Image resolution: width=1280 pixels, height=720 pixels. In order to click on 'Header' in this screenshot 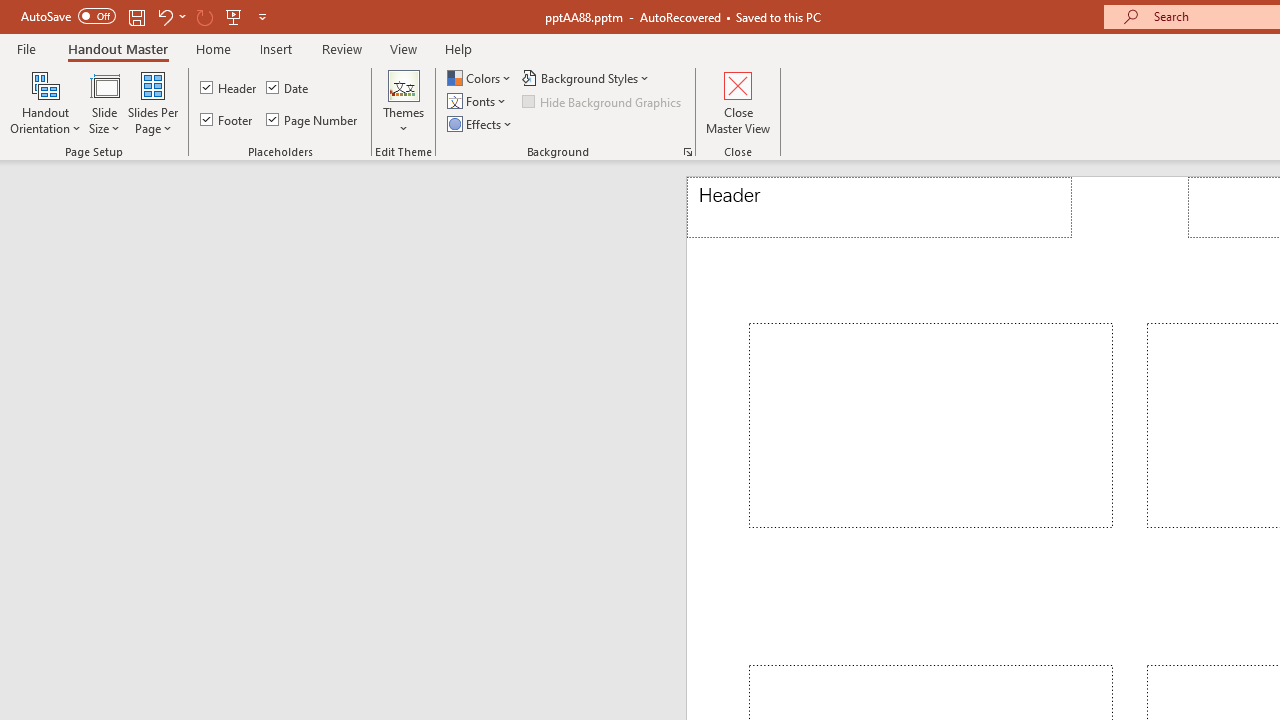, I will do `click(880, 207)`.